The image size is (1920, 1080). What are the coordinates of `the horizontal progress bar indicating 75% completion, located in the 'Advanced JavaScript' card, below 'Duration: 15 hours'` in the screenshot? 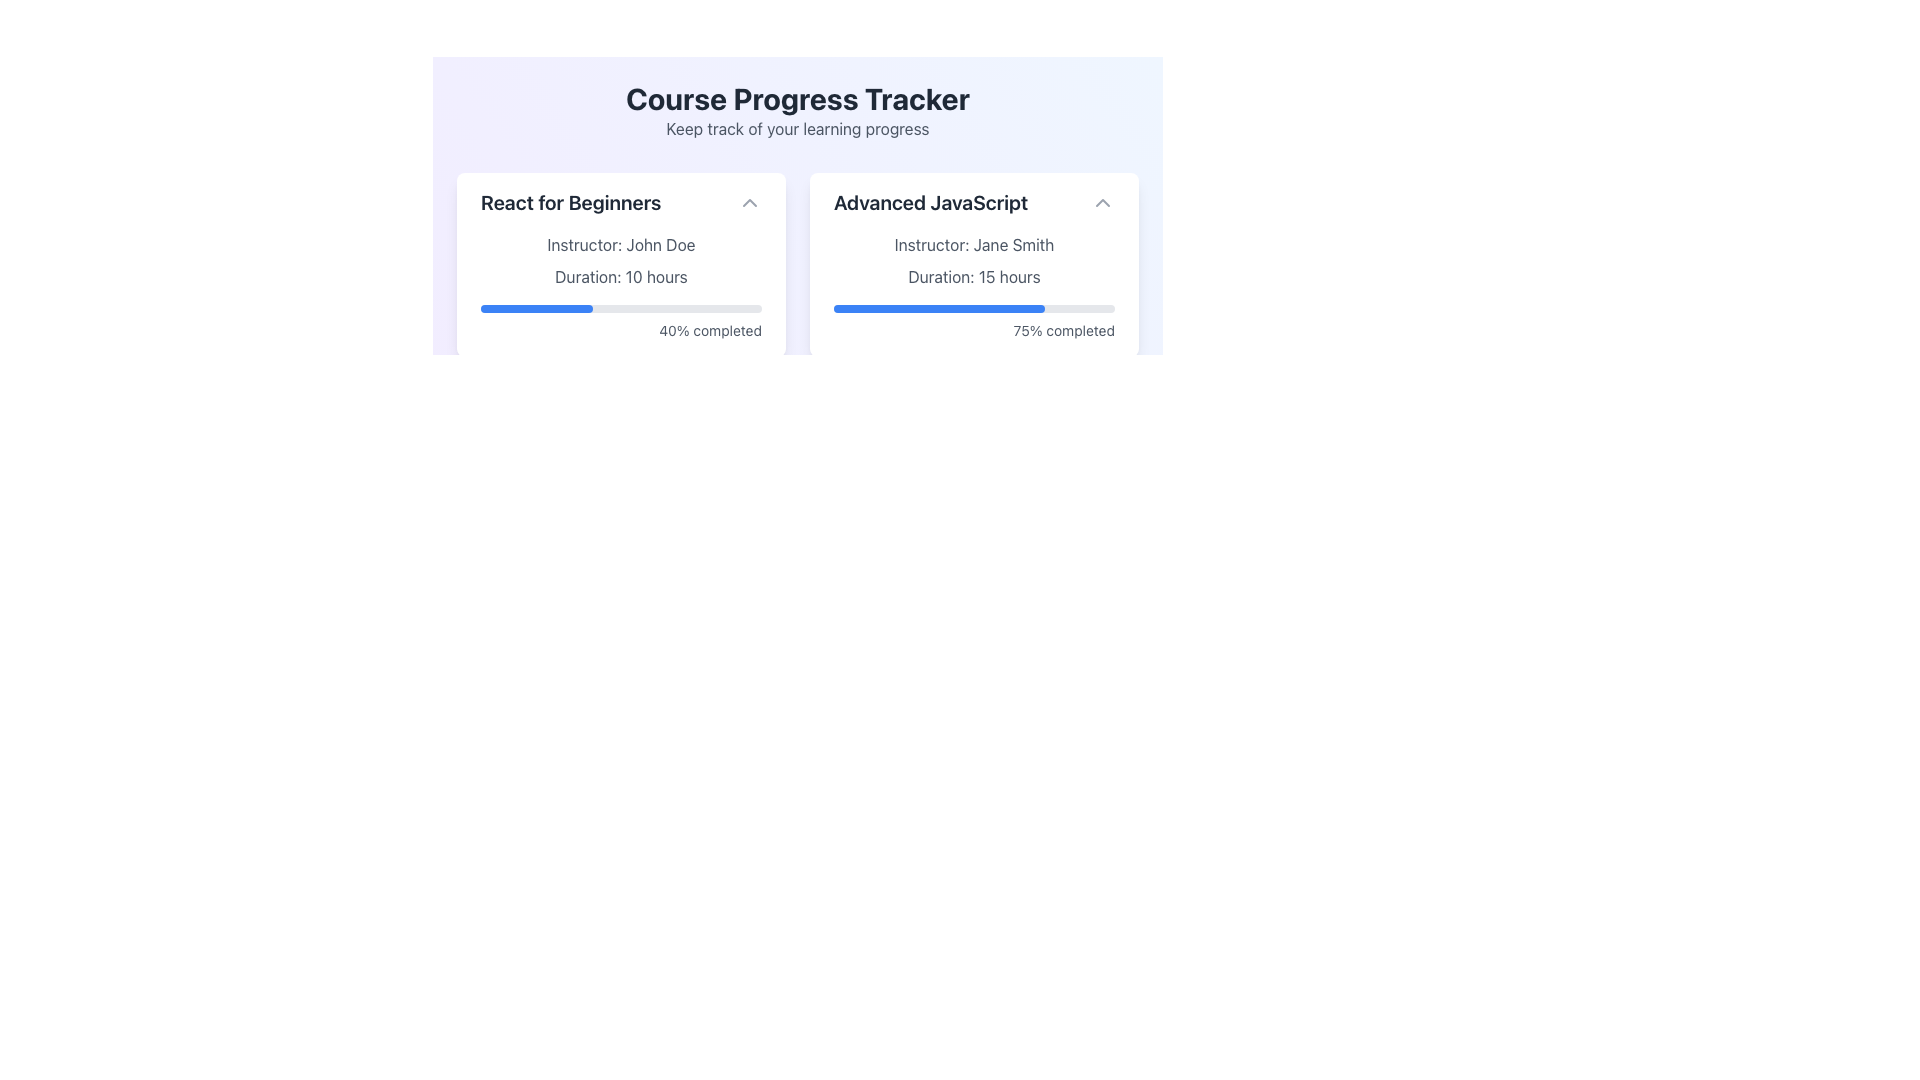 It's located at (938, 308).